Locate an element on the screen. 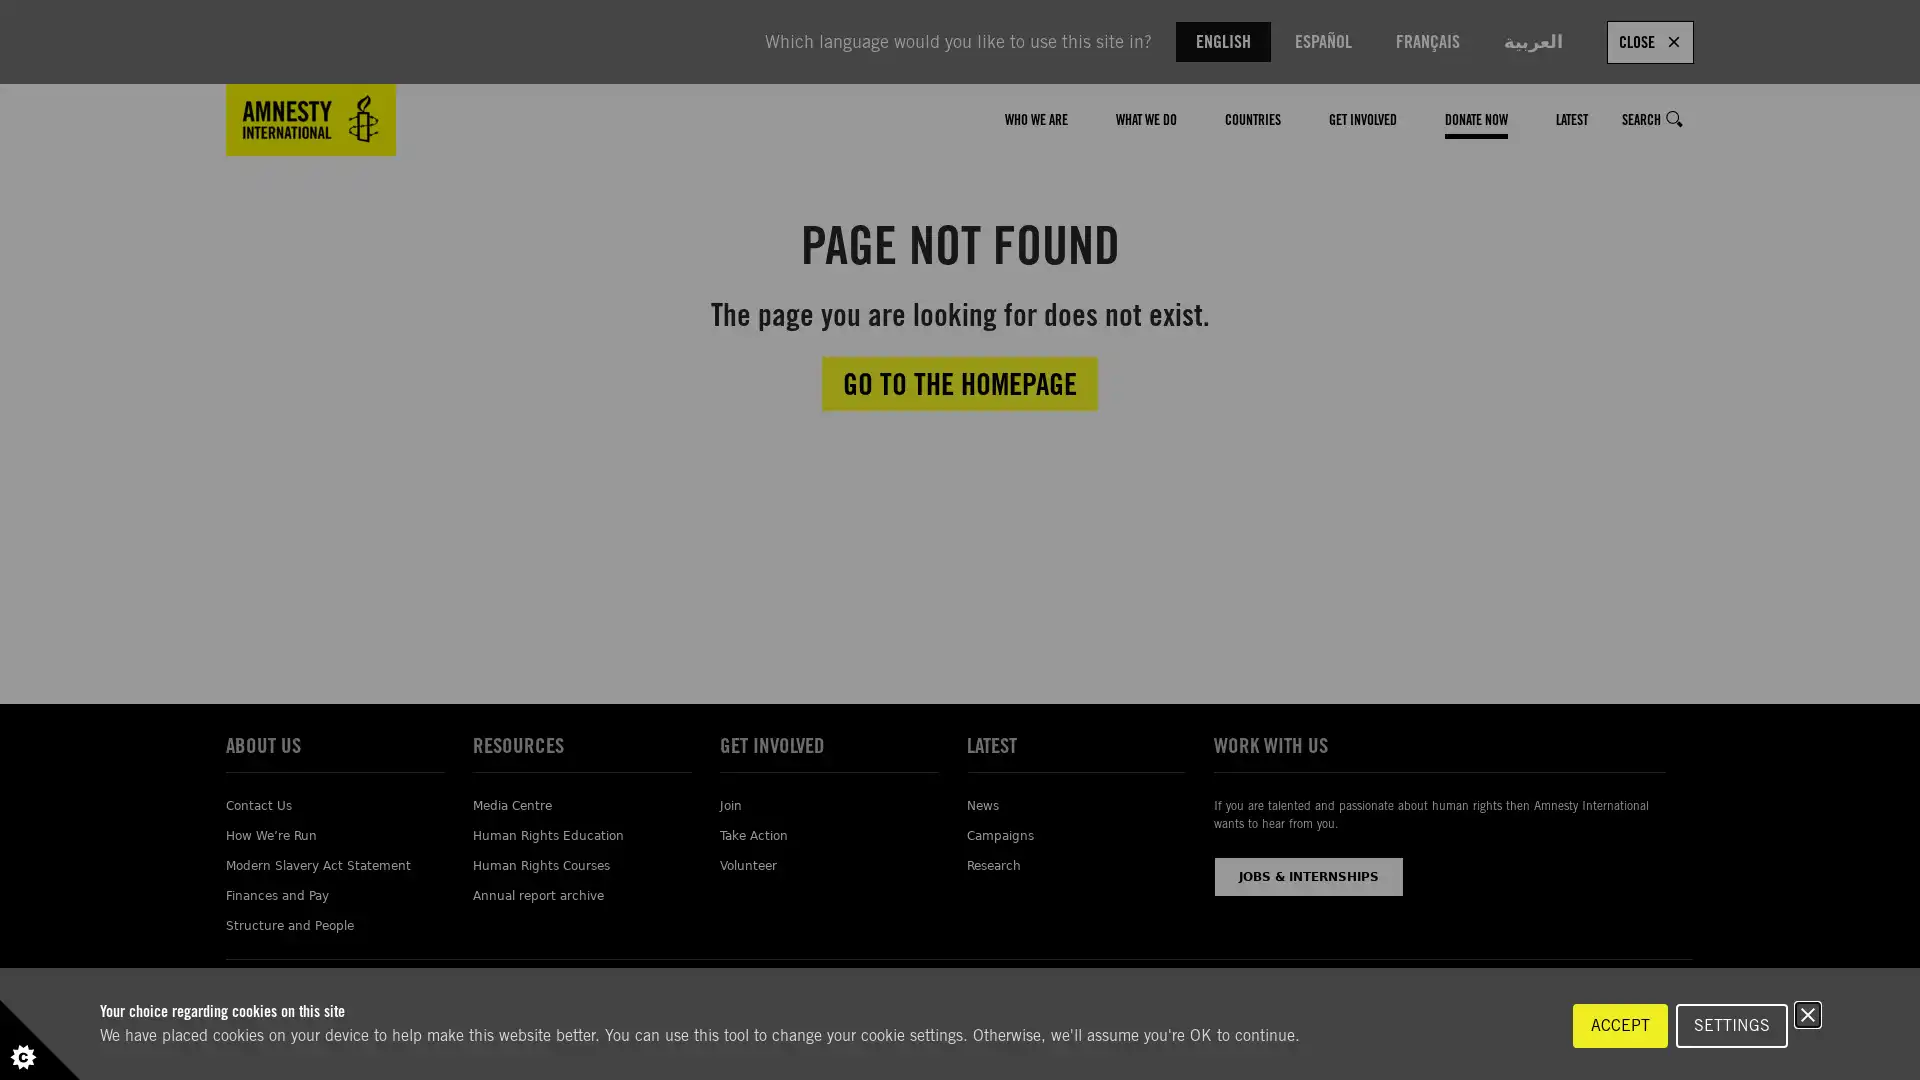  Show search form is located at coordinates (1675, 119).